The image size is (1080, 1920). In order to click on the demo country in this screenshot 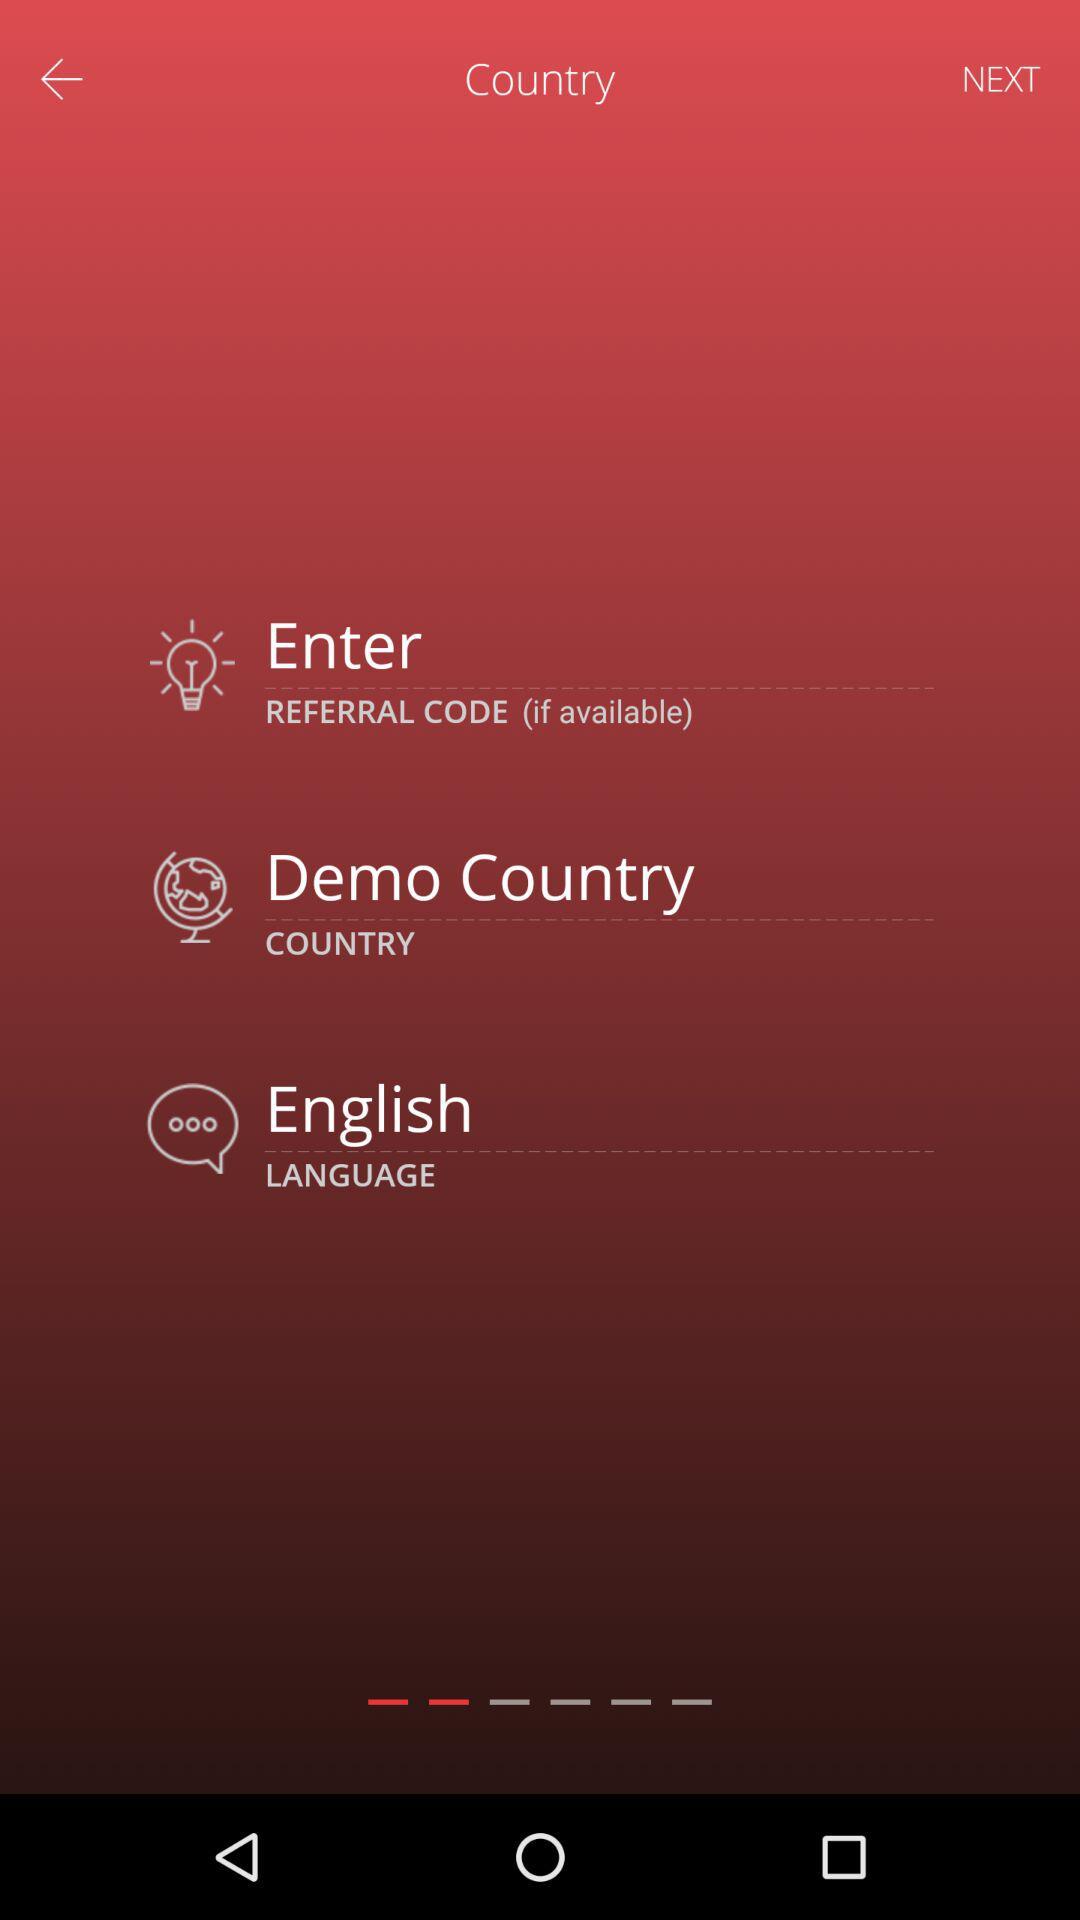, I will do `click(598, 875)`.